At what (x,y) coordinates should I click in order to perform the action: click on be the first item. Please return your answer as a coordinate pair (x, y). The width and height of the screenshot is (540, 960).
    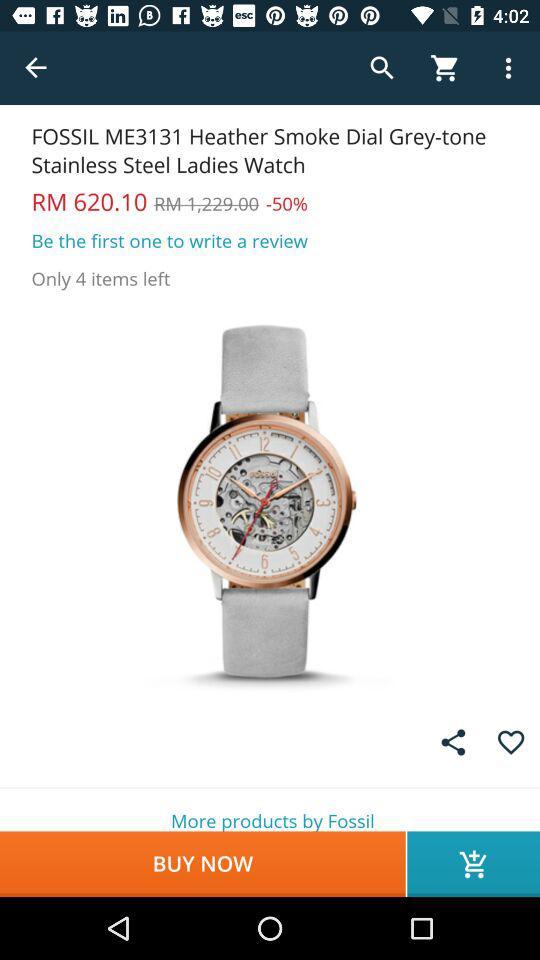
    Looking at the image, I should click on (168, 240).